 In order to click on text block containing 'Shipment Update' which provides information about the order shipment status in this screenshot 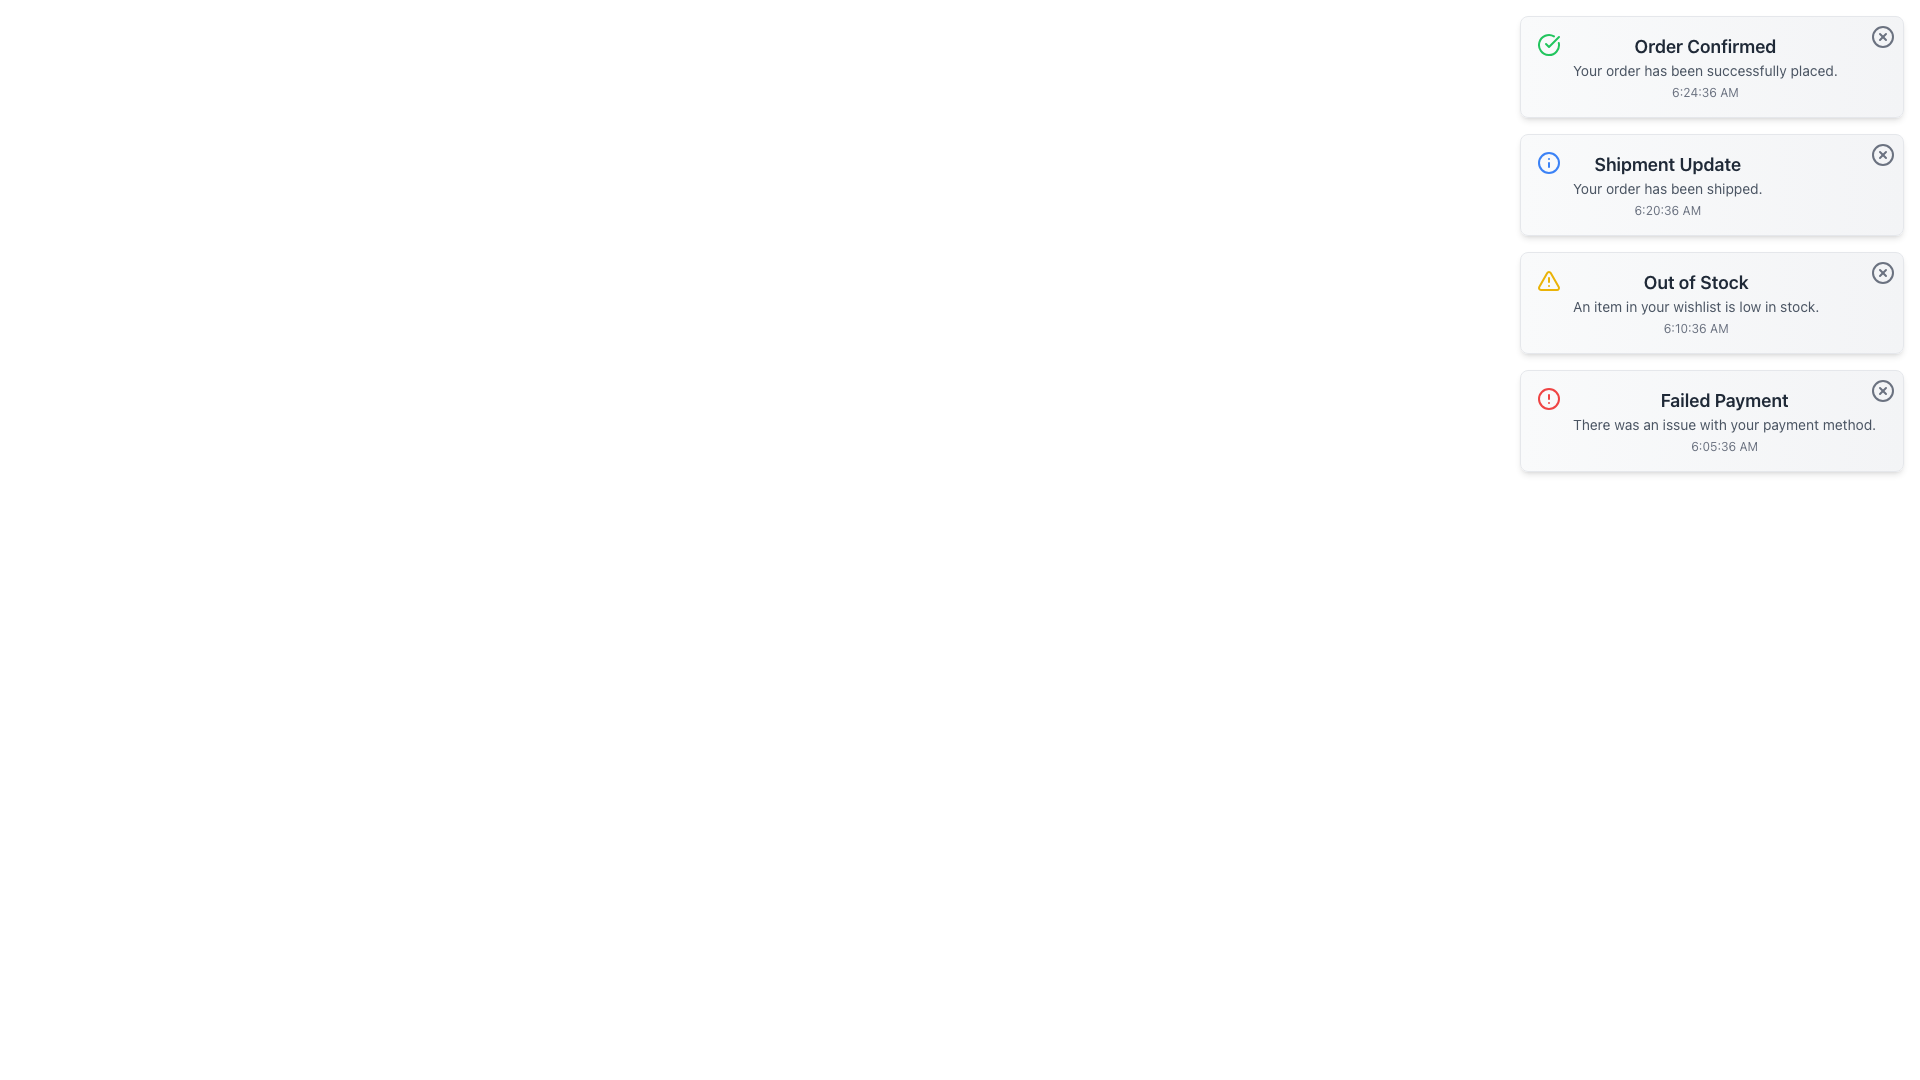, I will do `click(1667, 185)`.